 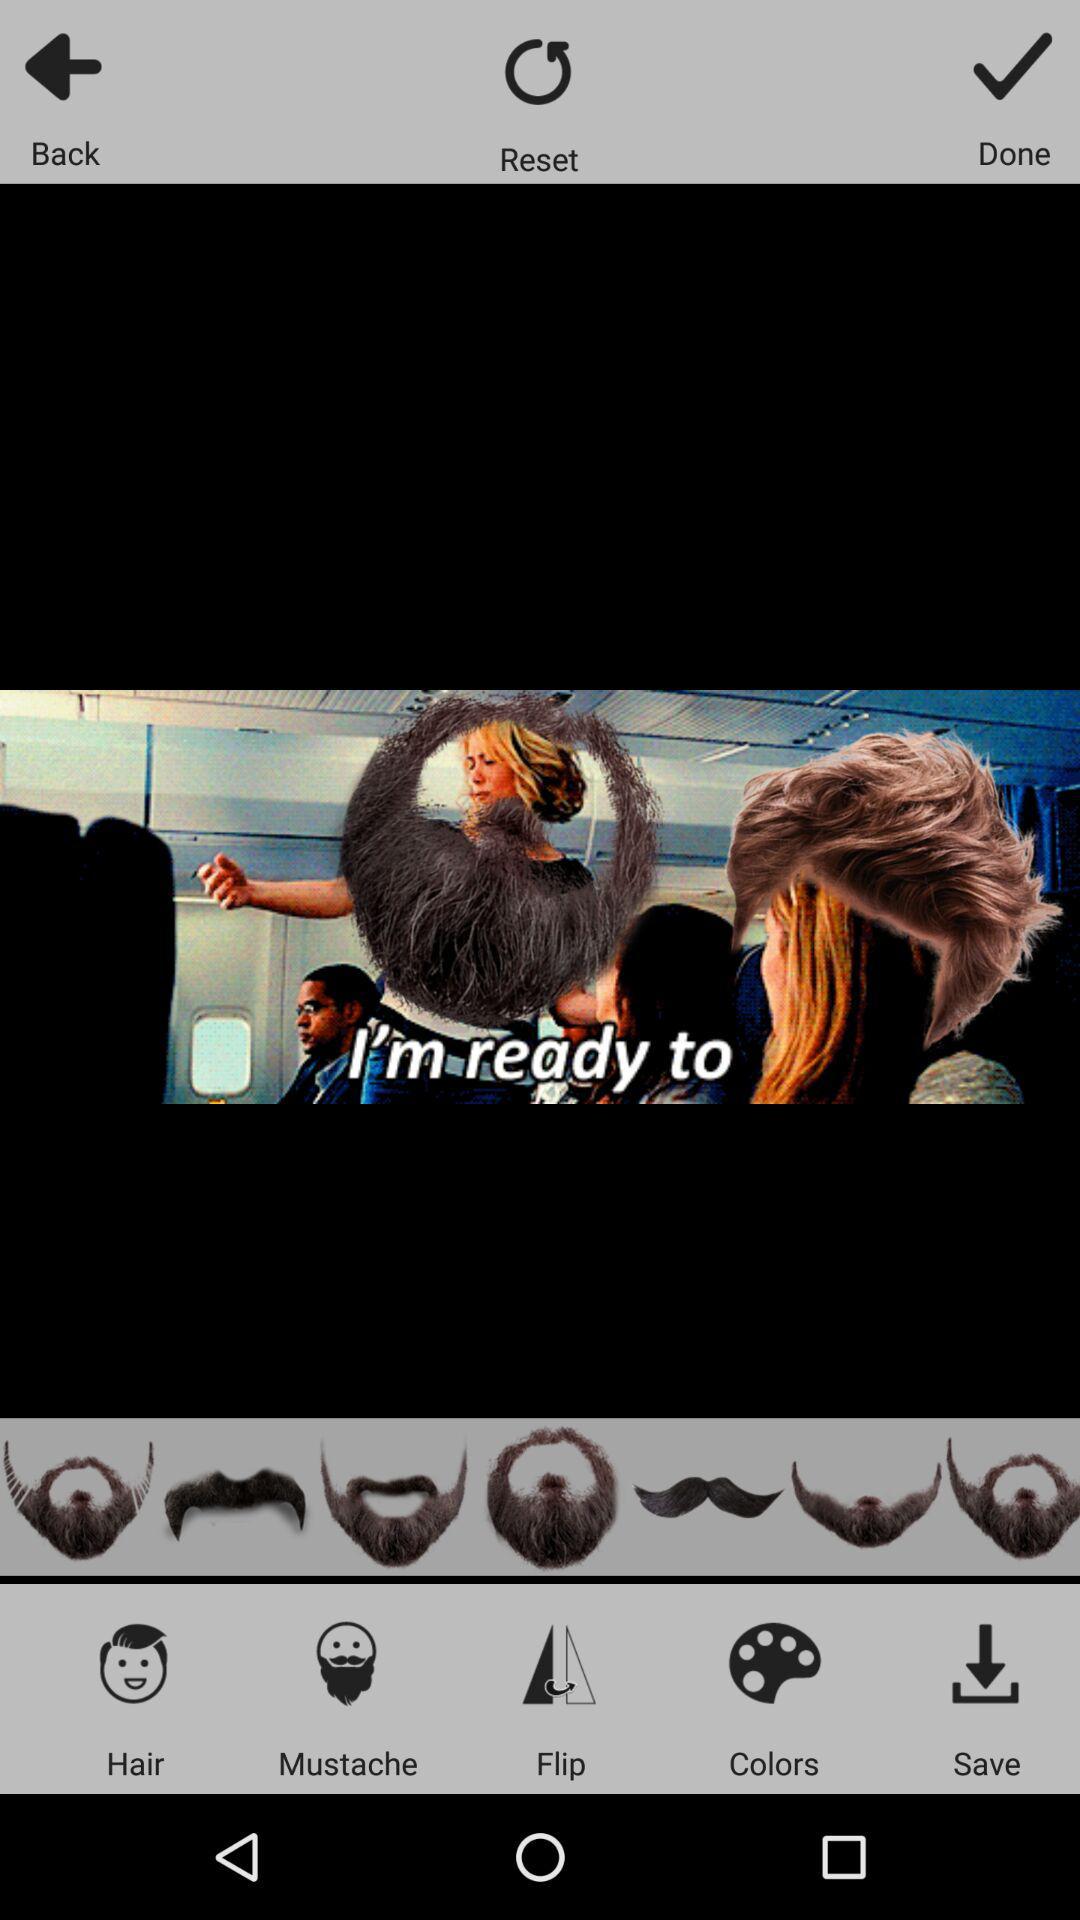 What do you see at coordinates (865, 1497) in the screenshot?
I see `button image` at bounding box center [865, 1497].